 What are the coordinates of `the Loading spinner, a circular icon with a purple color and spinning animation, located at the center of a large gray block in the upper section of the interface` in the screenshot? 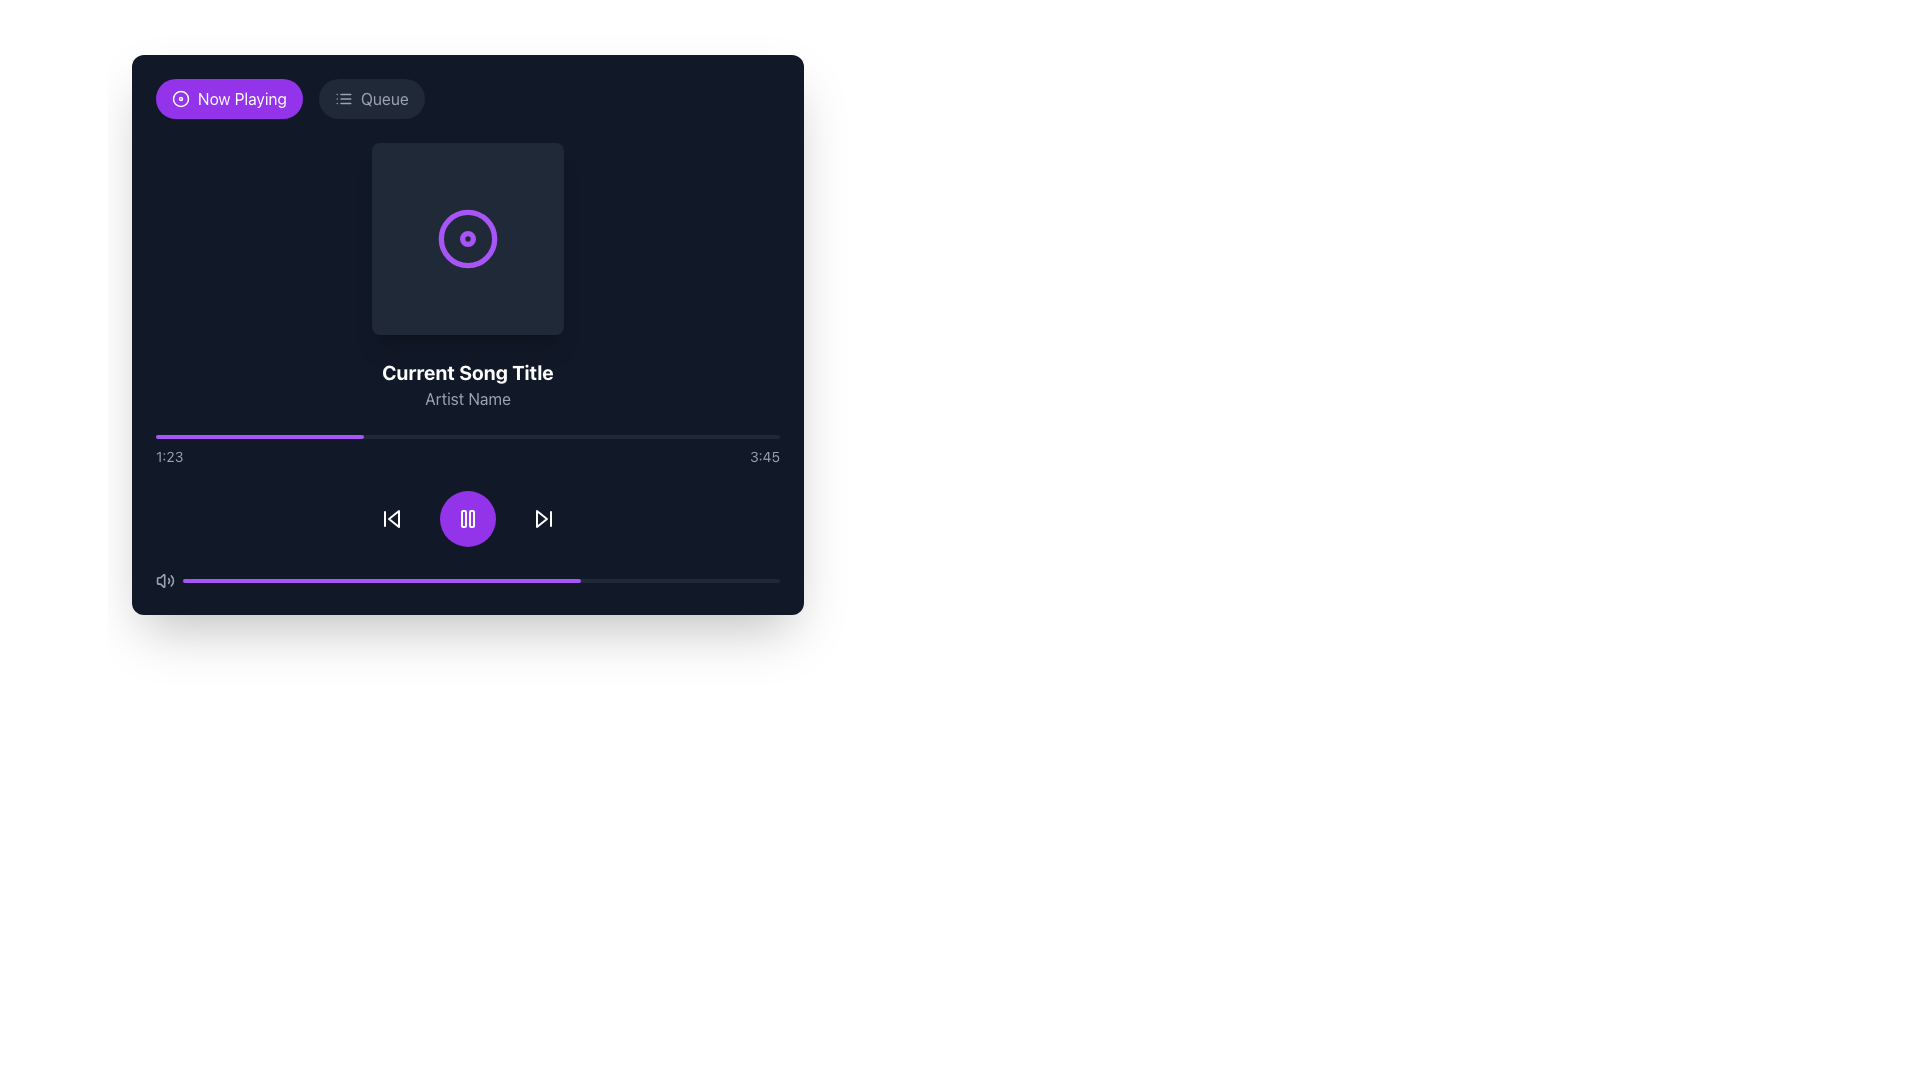 It's located at (466, 238).